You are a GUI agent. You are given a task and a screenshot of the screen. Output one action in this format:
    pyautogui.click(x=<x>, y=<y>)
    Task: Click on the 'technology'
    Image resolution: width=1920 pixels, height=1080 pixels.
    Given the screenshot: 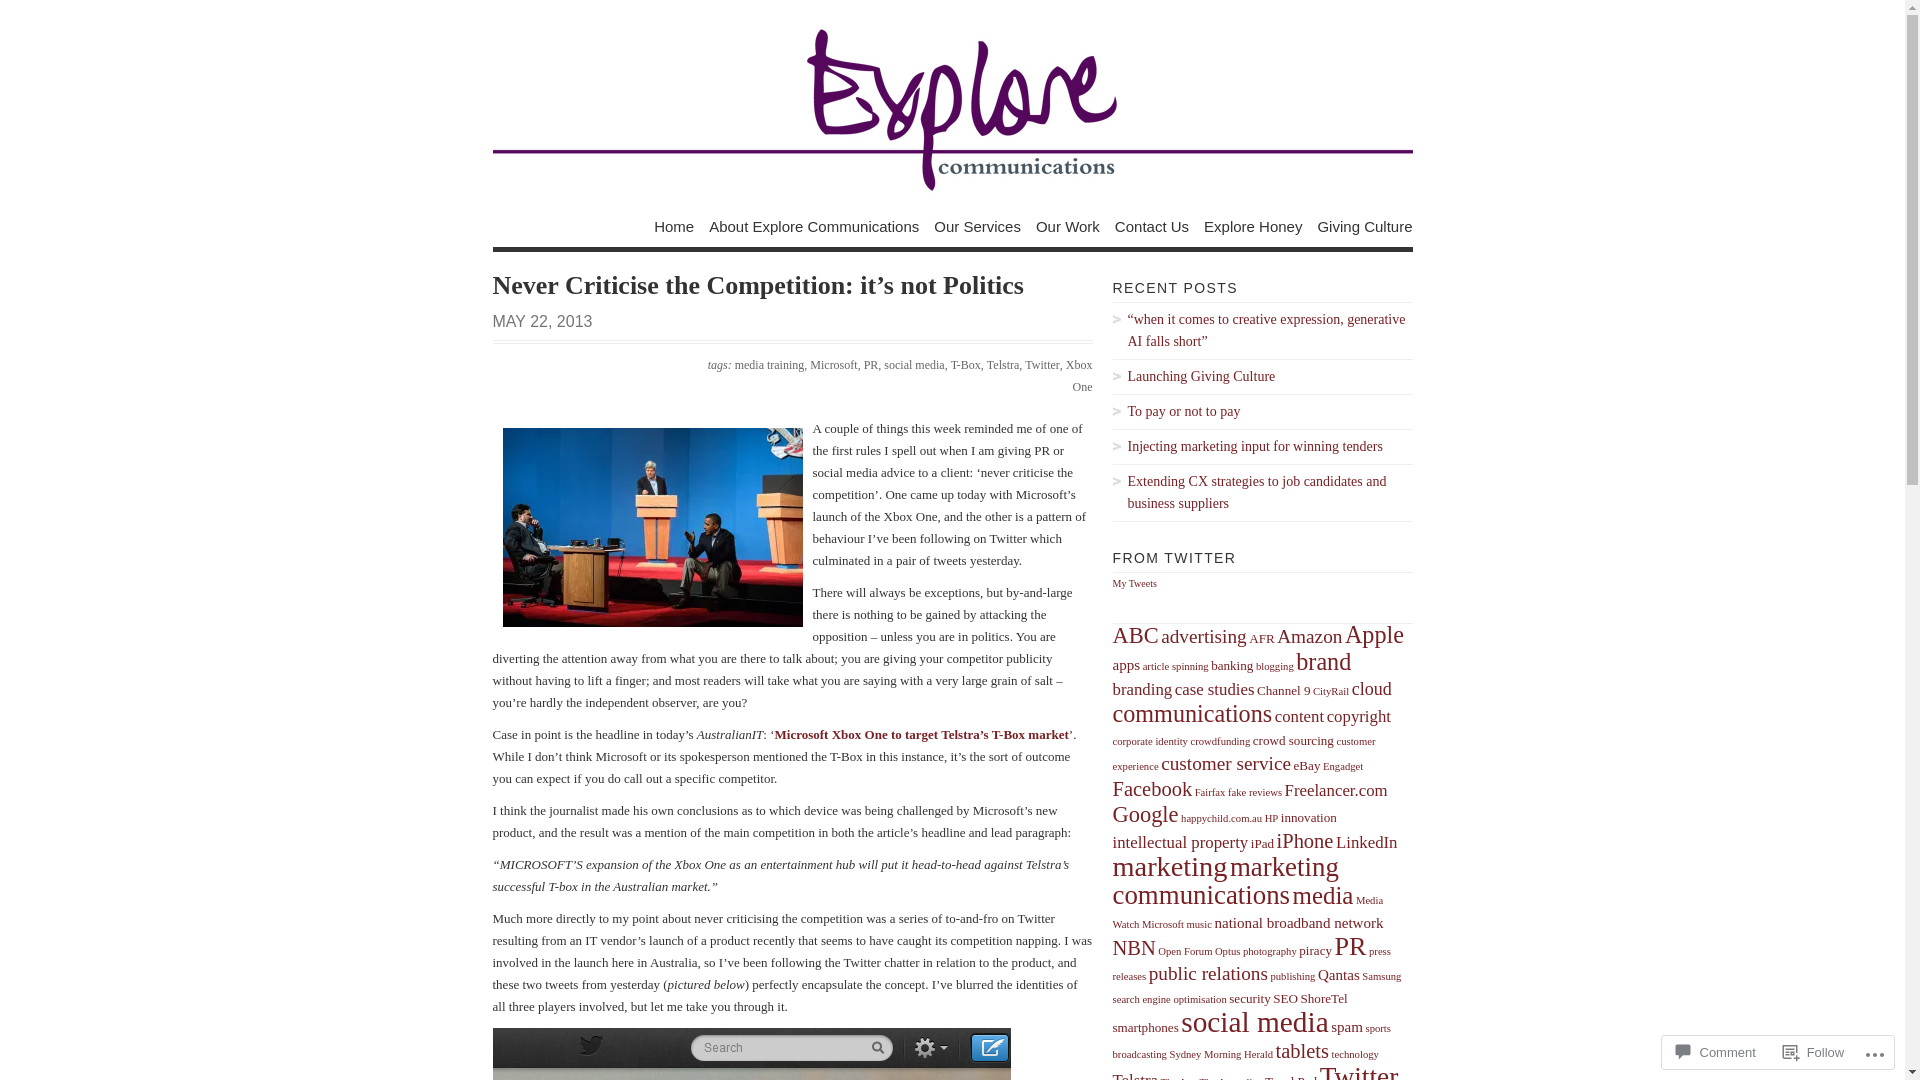 What is the action you would take?
    pyautogui.click(x=1355, y=1053)
    